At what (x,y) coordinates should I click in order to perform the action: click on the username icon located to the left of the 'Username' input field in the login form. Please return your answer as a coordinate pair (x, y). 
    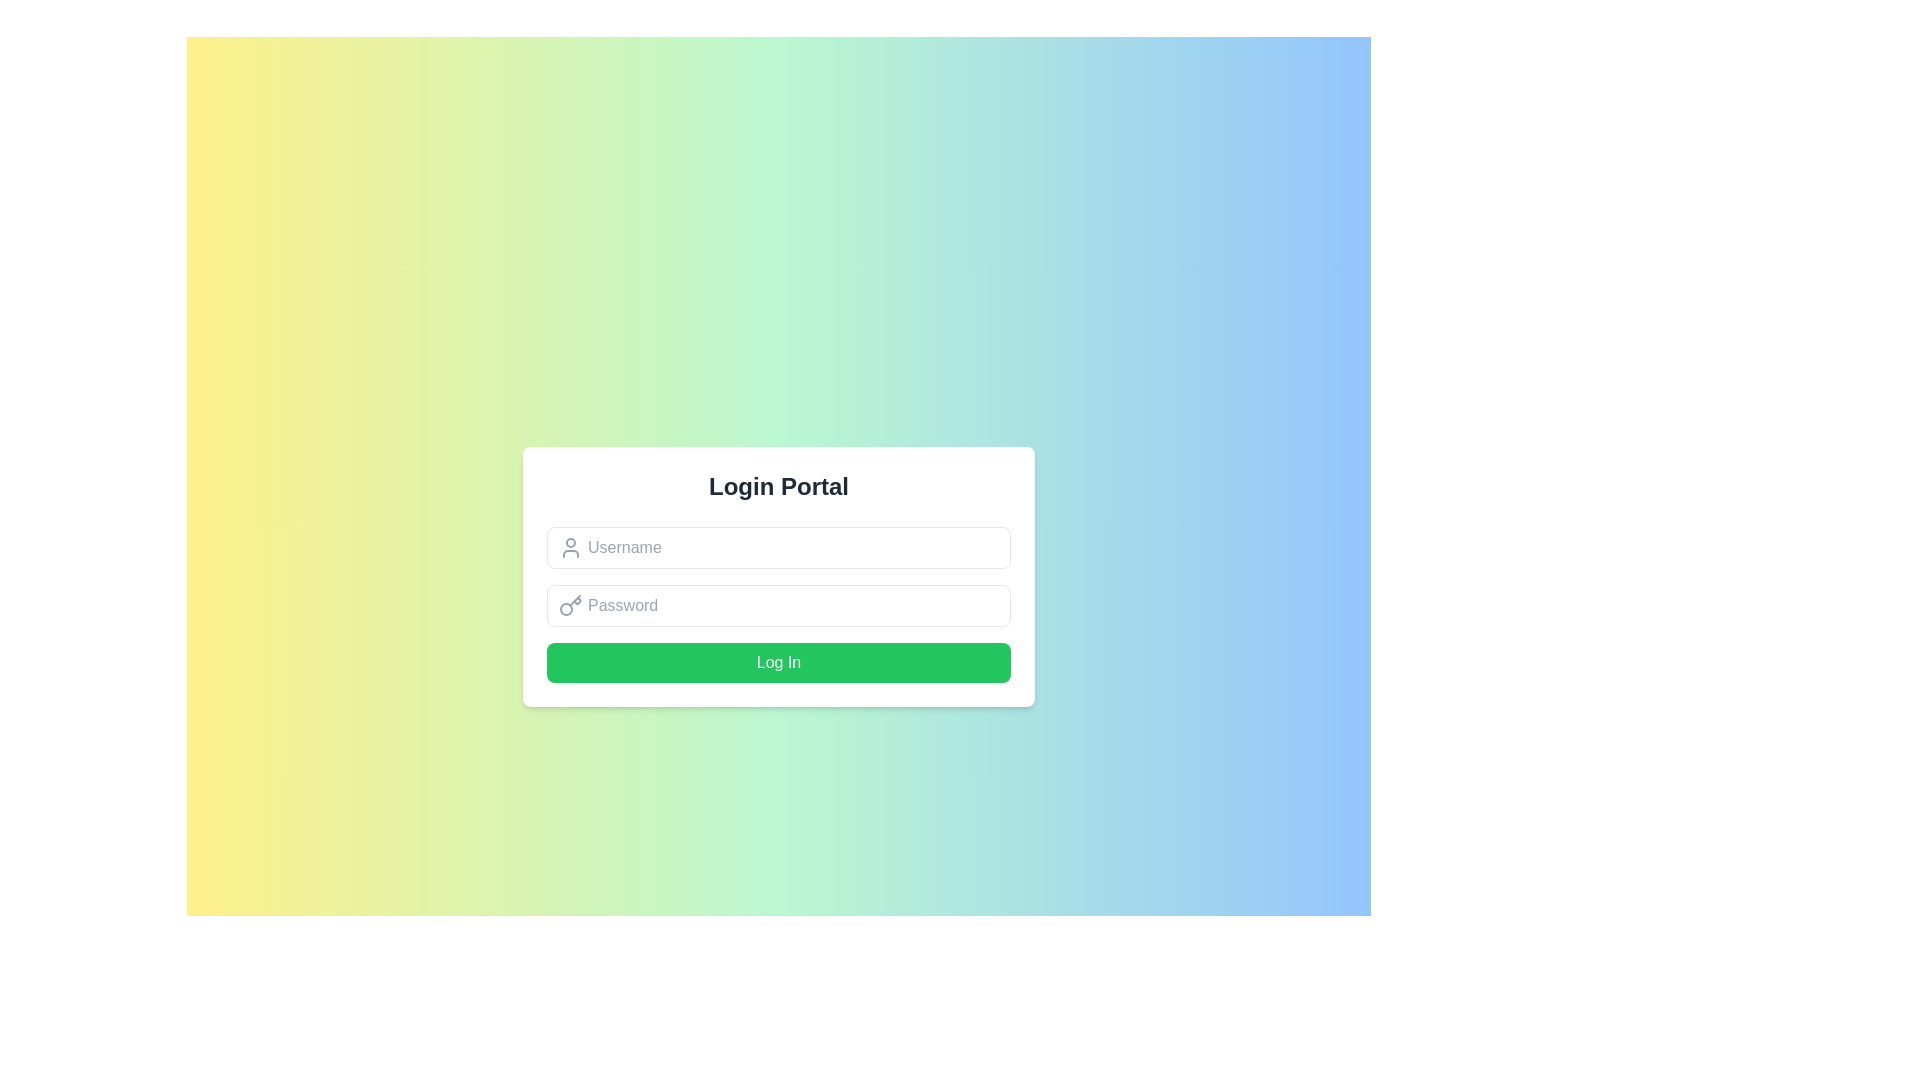
    Looking at the image, I should click on (570, 547).